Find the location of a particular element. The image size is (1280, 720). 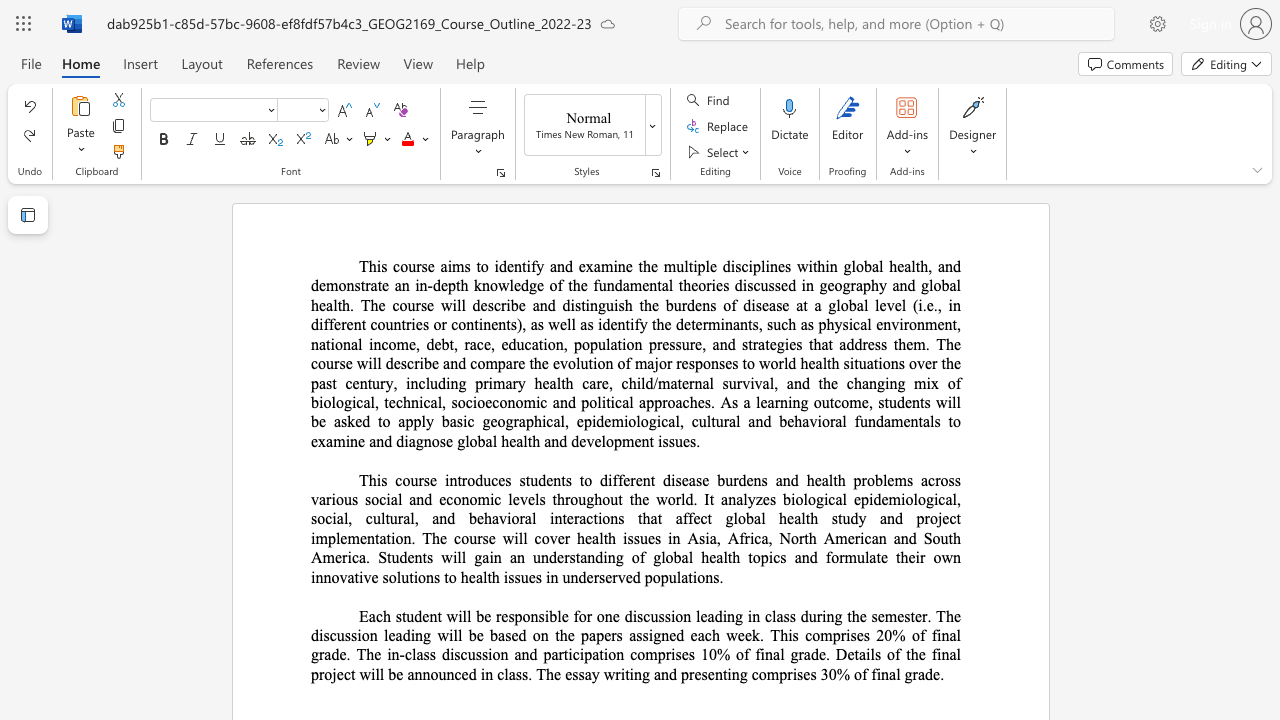

the subset text "s." within the text "ed populations." is located at coordinates (713, 577).